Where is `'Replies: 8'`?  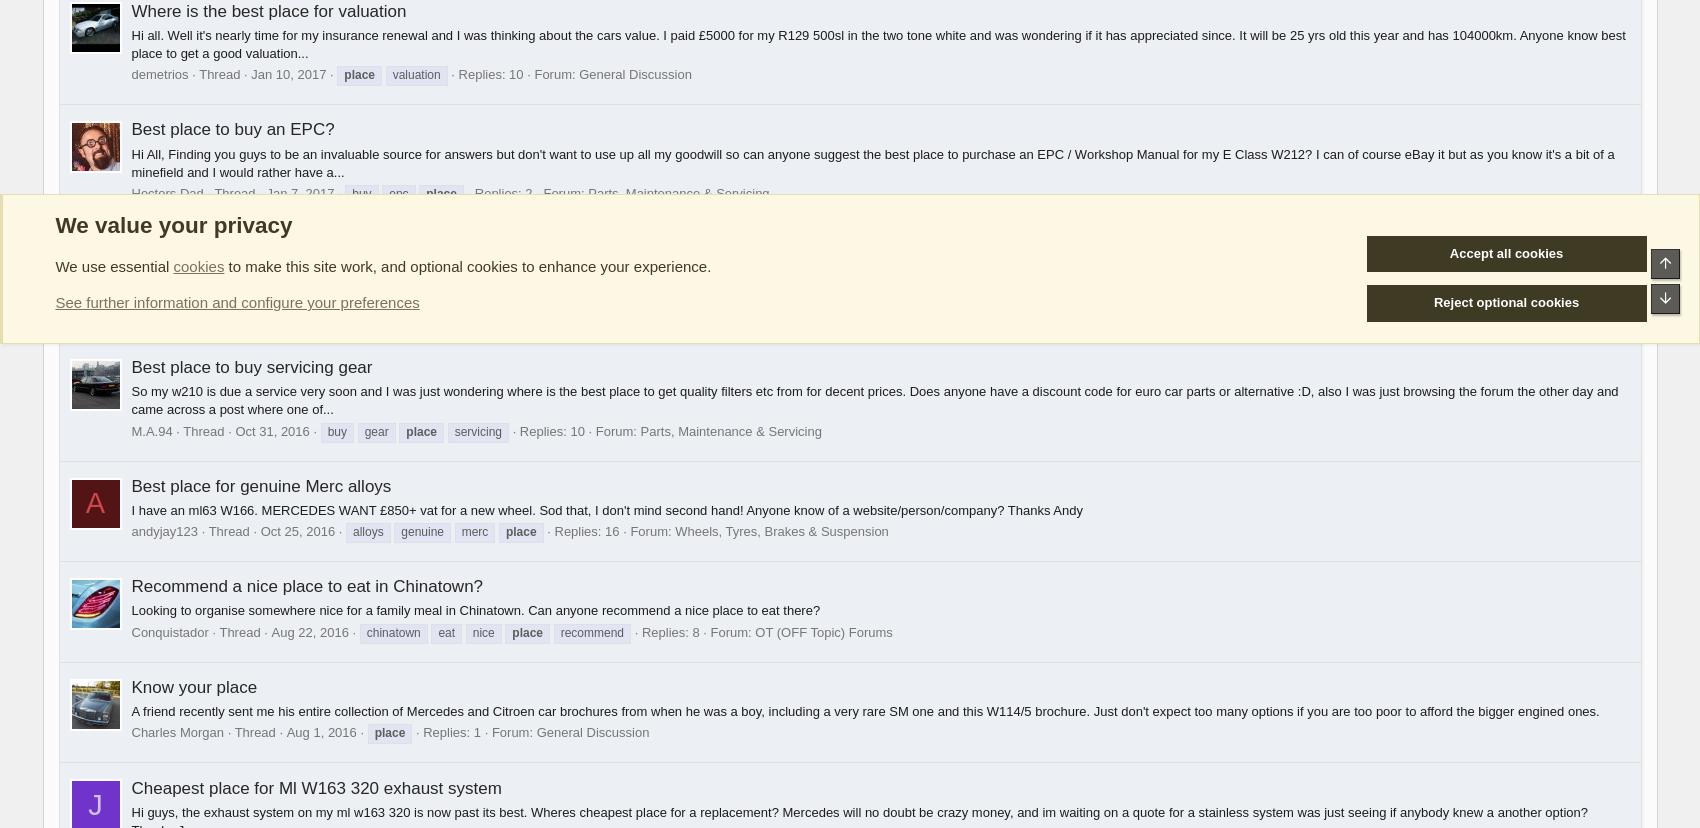 'Replies: 8' is located at coordinates (669, 631).